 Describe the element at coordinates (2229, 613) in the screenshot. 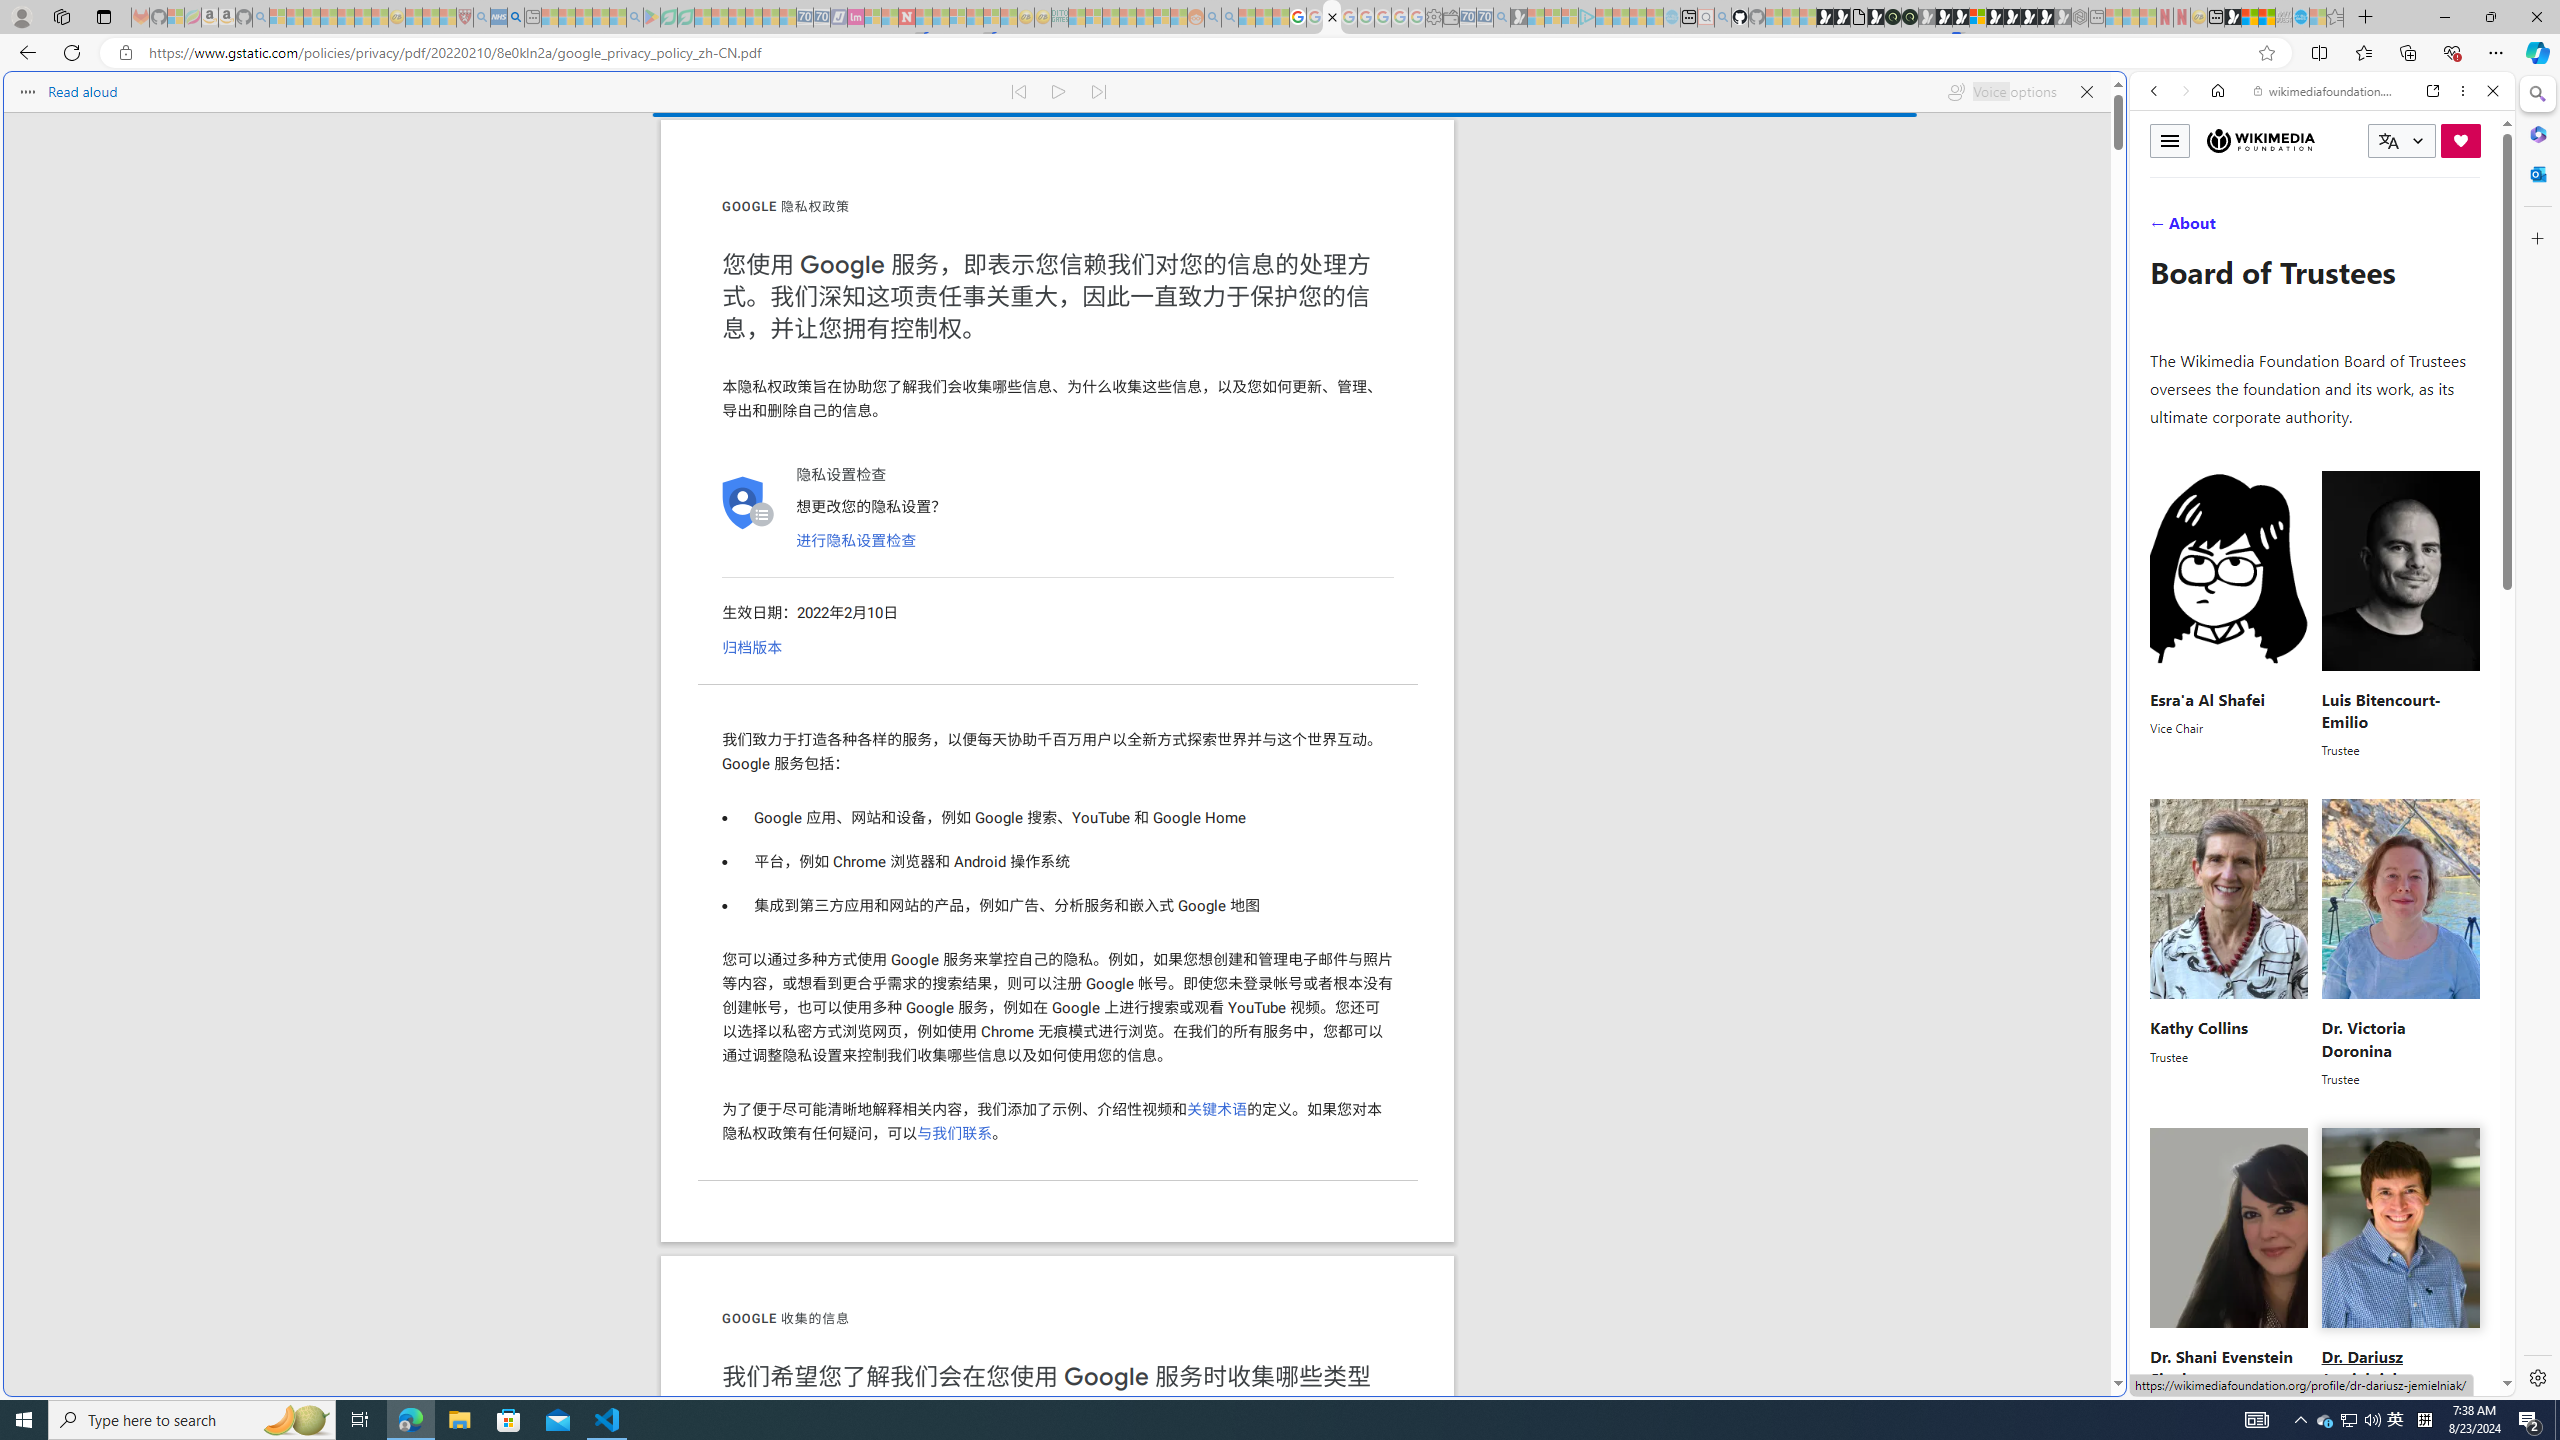

I see `'Esra'` at that location.